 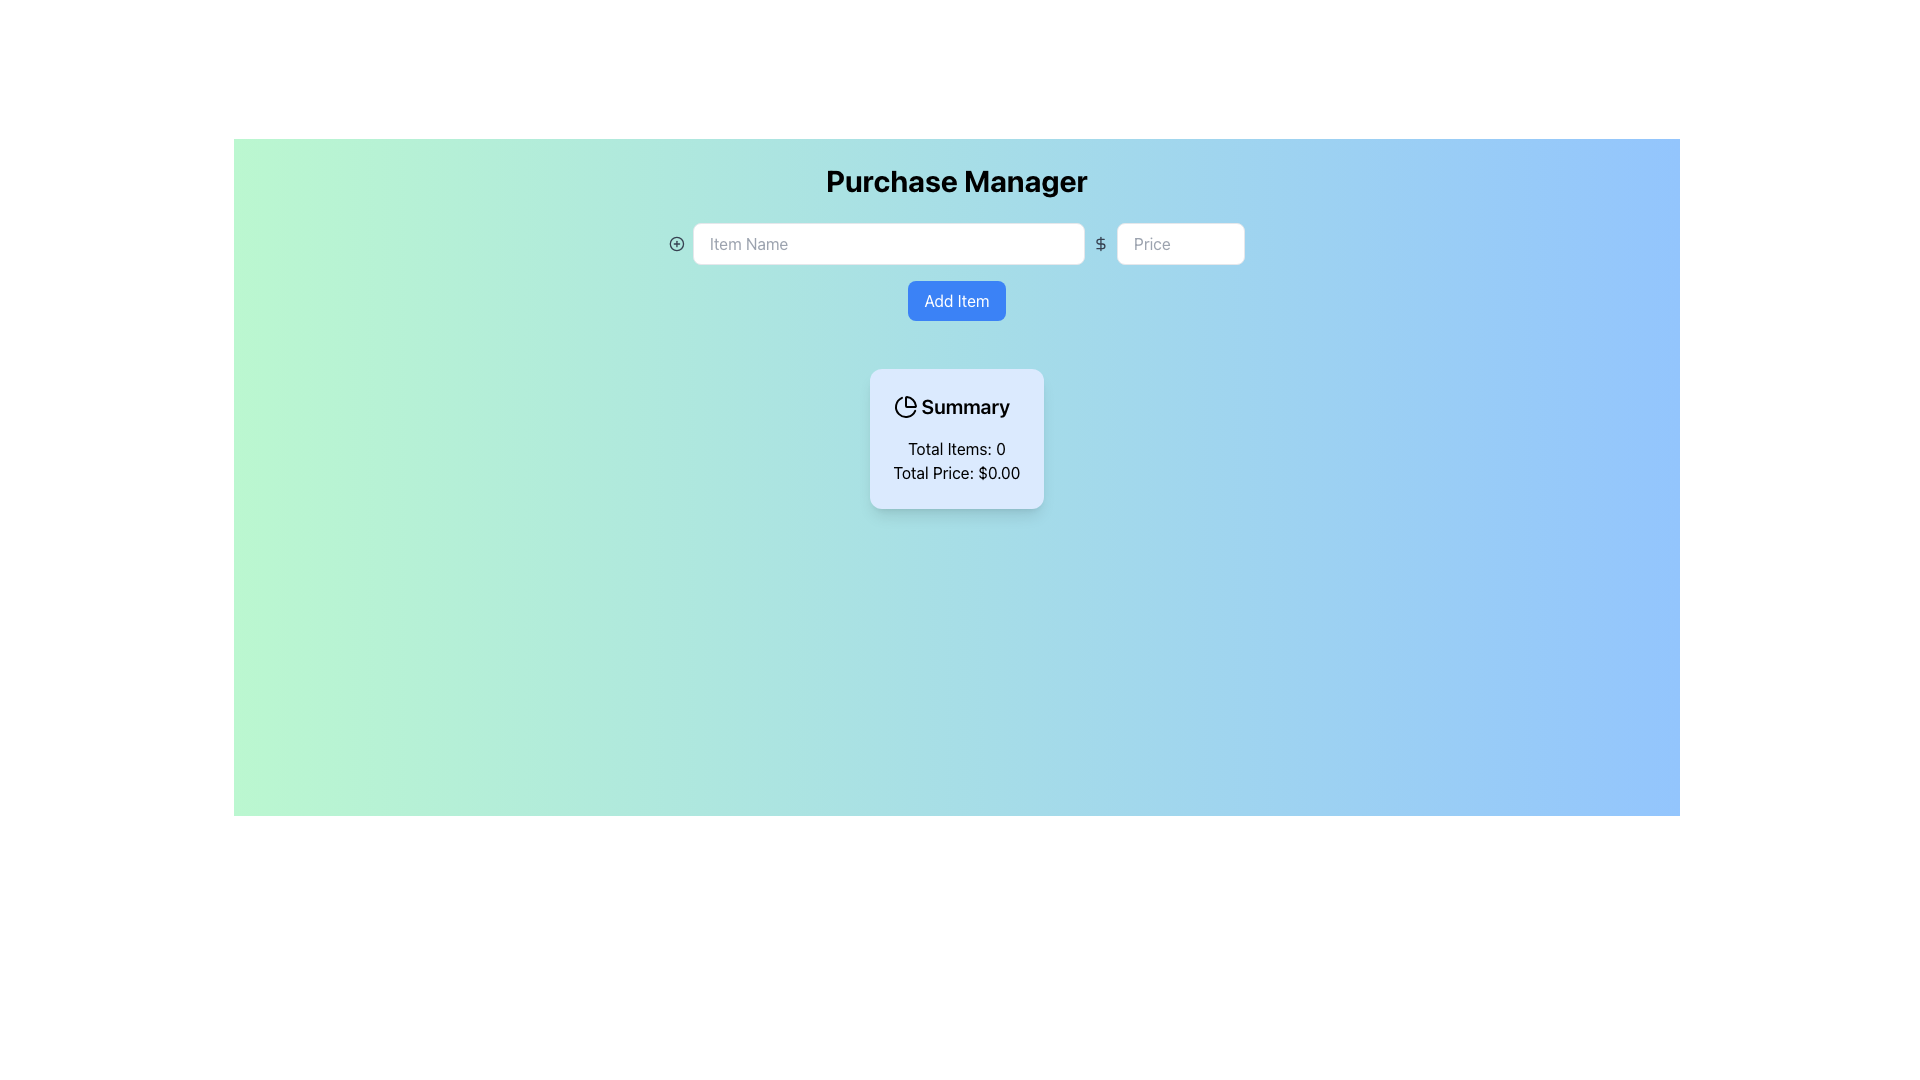 What do you see at coordinates (955, 300) in the screenshot?
I see `the blue rectangular button labeled 'Add Item'` at bounding box center [955, 300].